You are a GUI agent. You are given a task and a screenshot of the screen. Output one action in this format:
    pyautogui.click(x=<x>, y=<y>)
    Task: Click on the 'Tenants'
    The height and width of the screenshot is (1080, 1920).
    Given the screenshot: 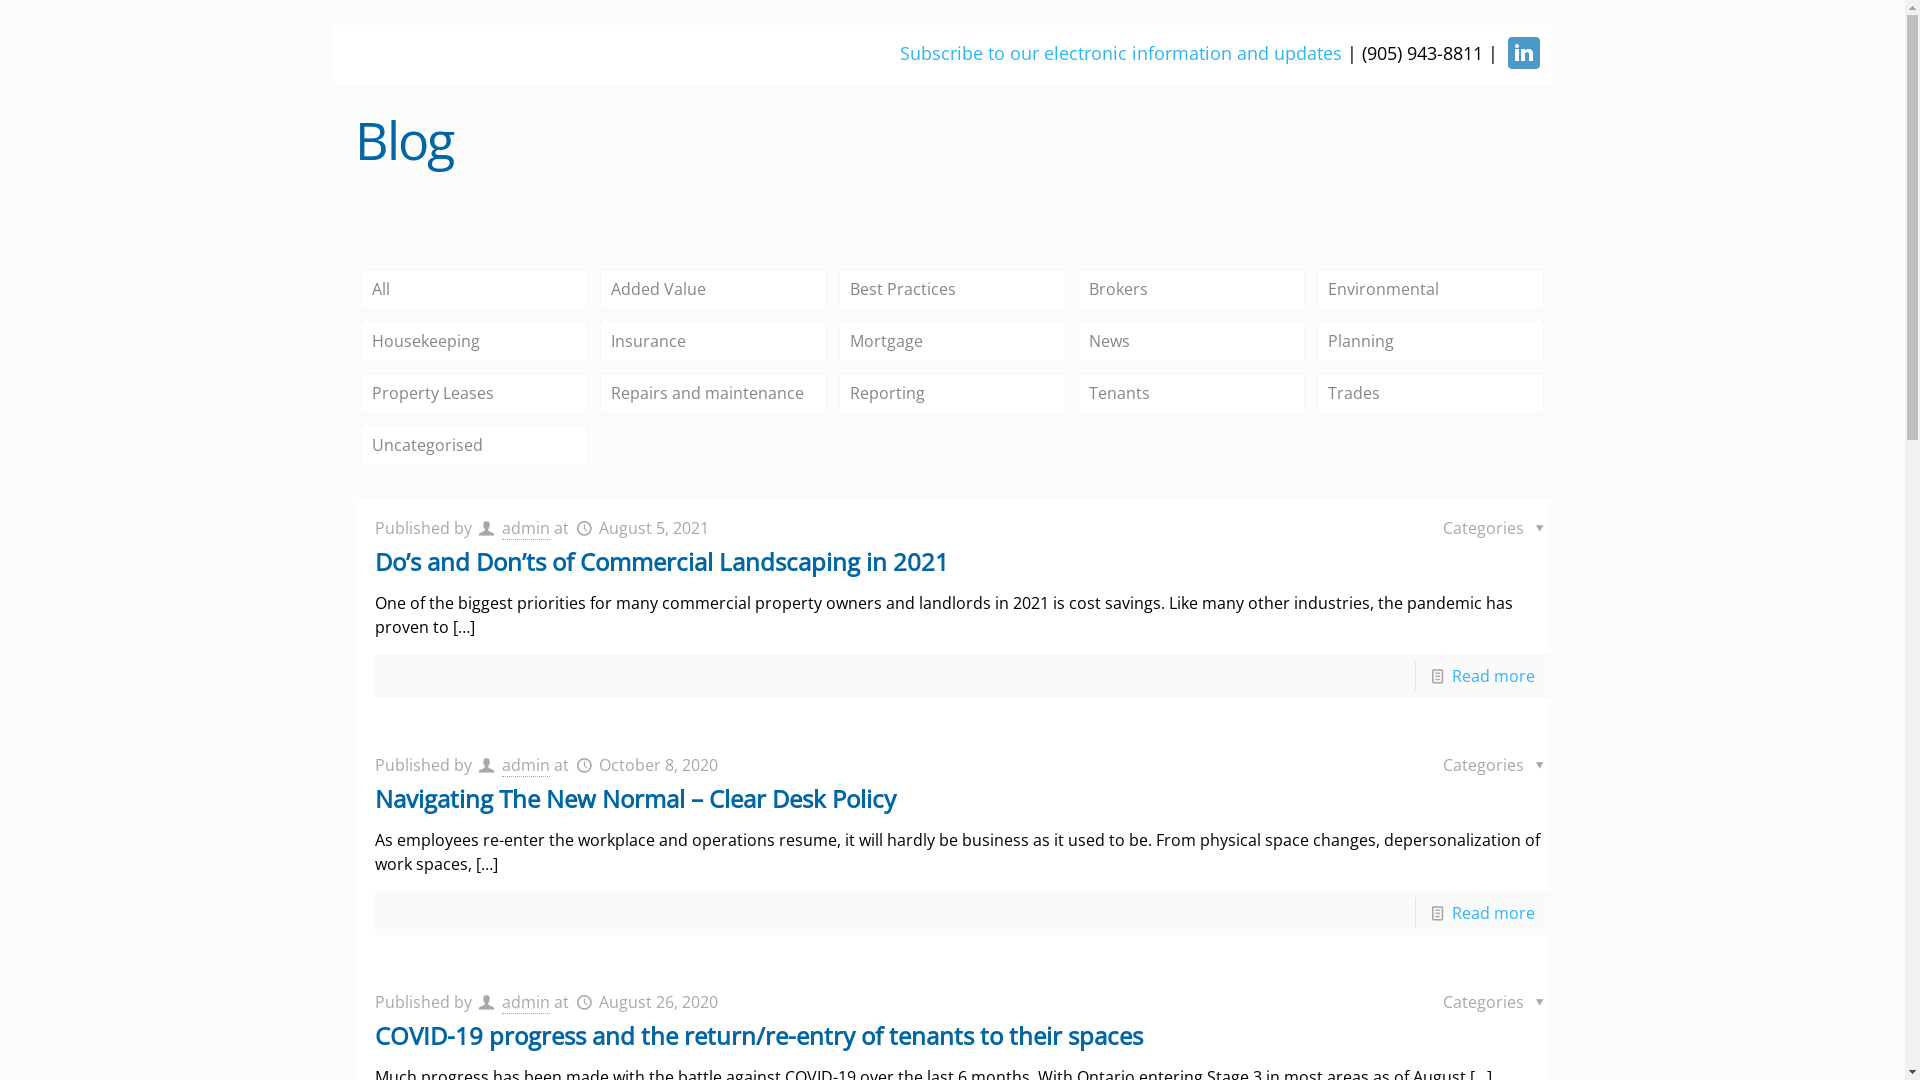 What is the action you would take?
    pyautogui.click(x=1077, y=393)
    